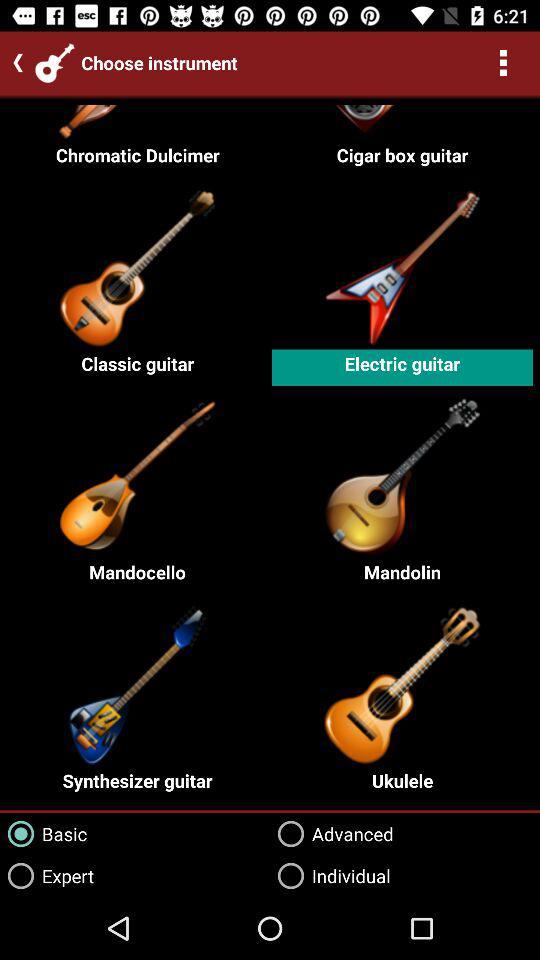 This screenshot has height=960, width=540. I want to click on the icon next to advanced icon, so click(47, 875).